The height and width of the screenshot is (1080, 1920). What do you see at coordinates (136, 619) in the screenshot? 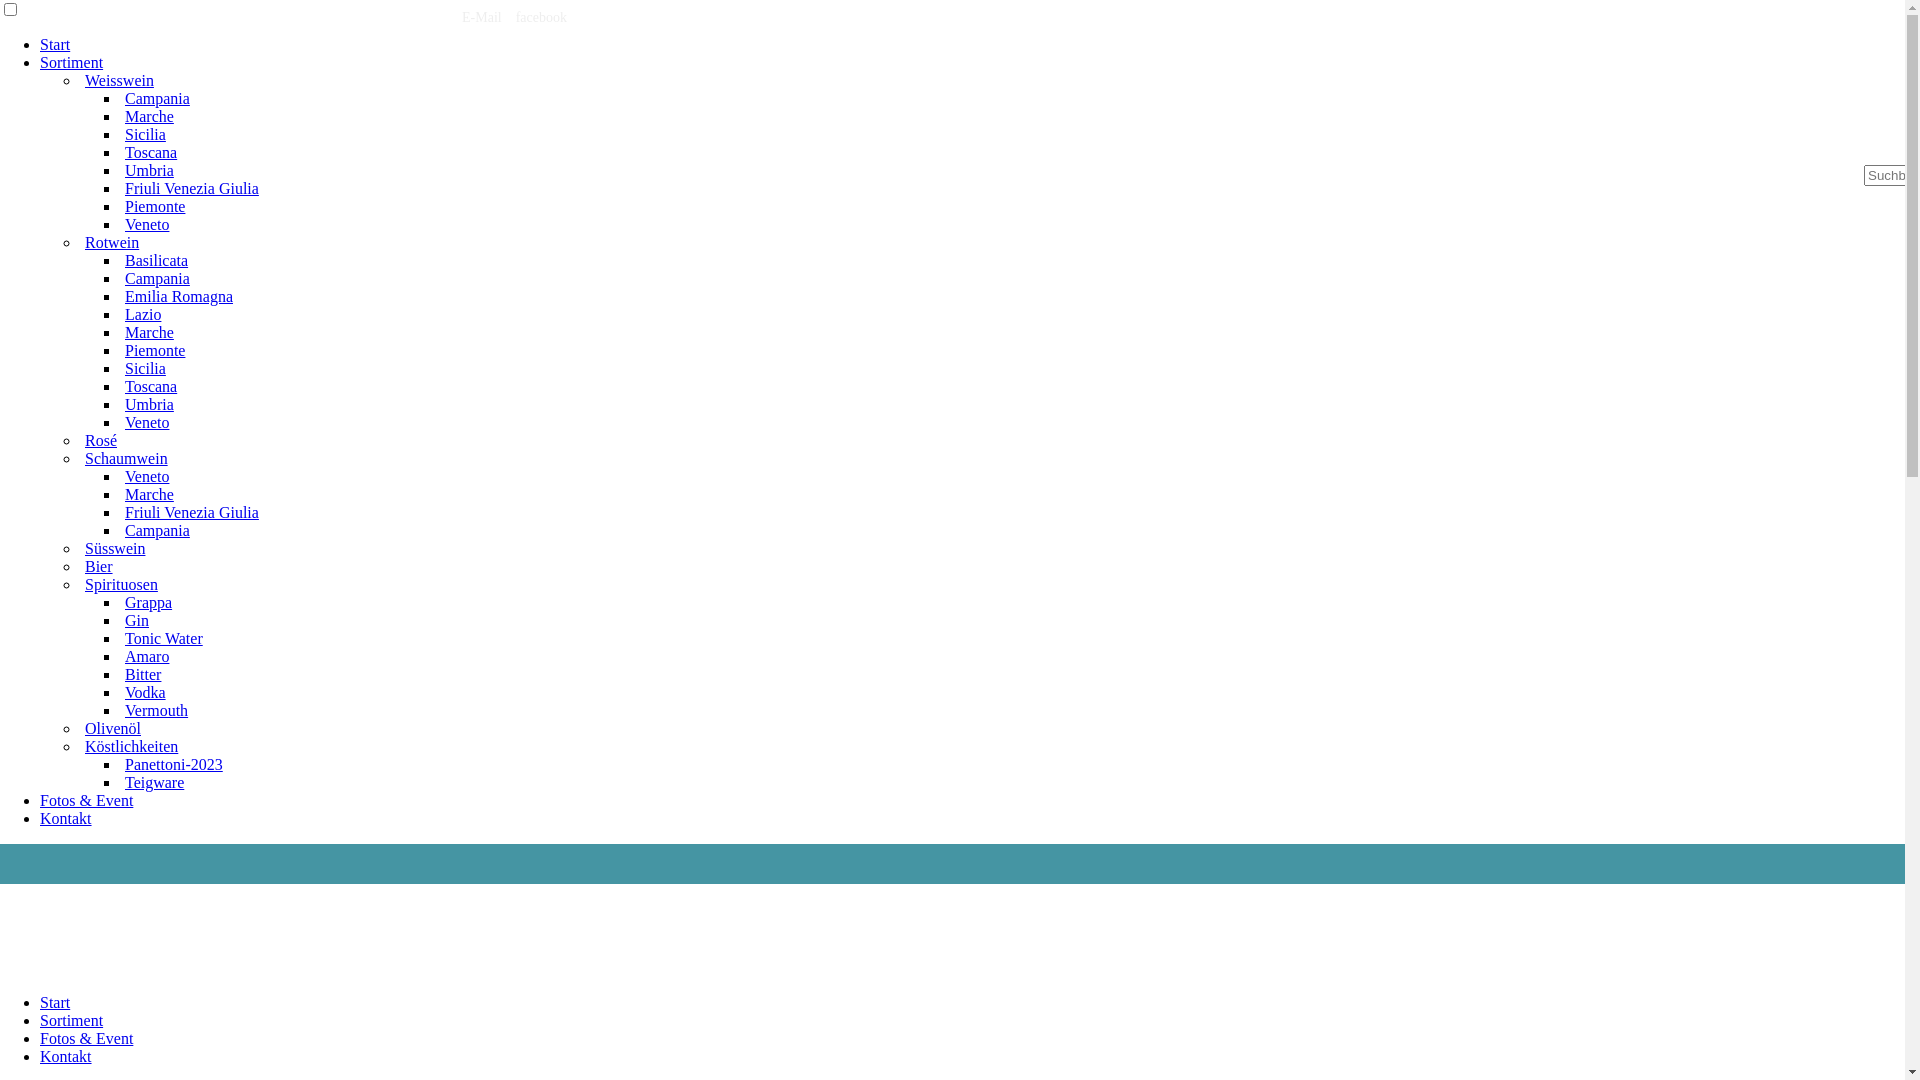
I see `'Gin'` at bounding box center [136, 619].